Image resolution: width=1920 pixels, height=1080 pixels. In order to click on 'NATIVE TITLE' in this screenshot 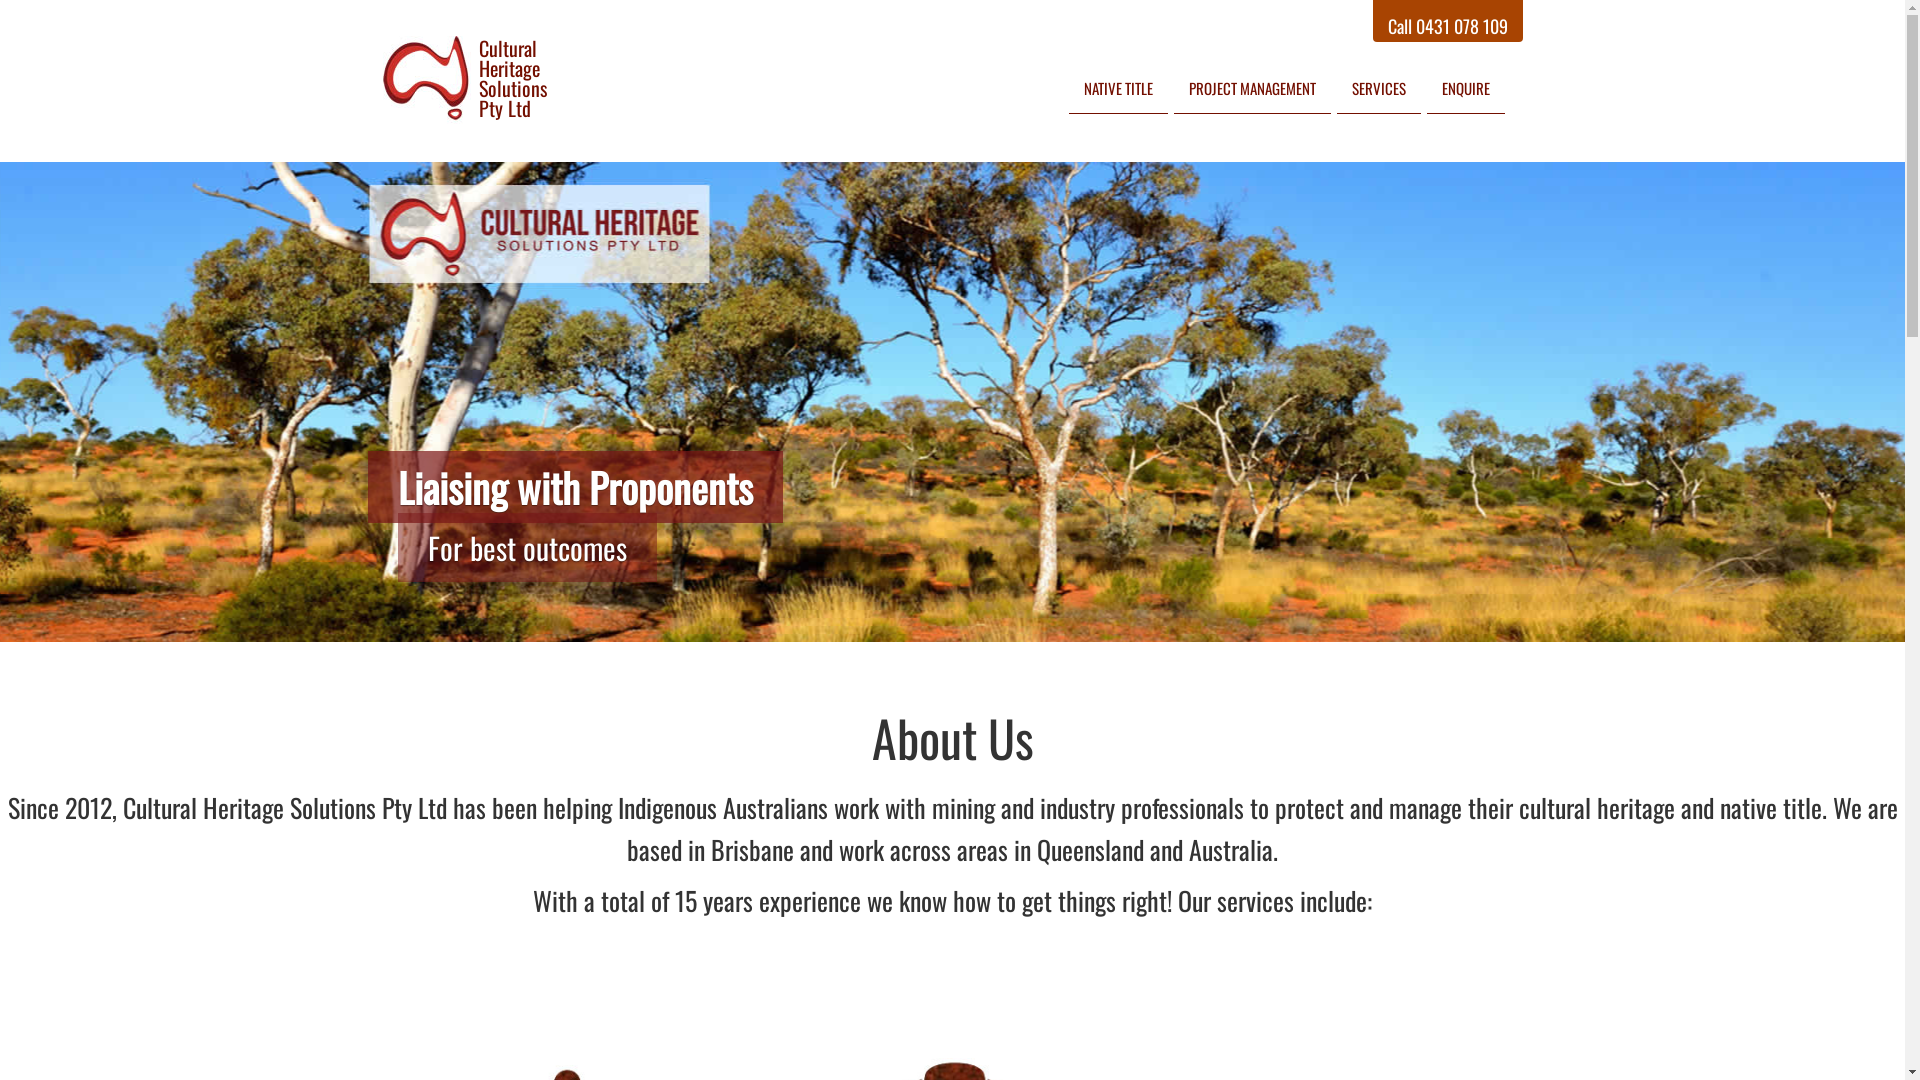, I will do `click(1116, 87)`.